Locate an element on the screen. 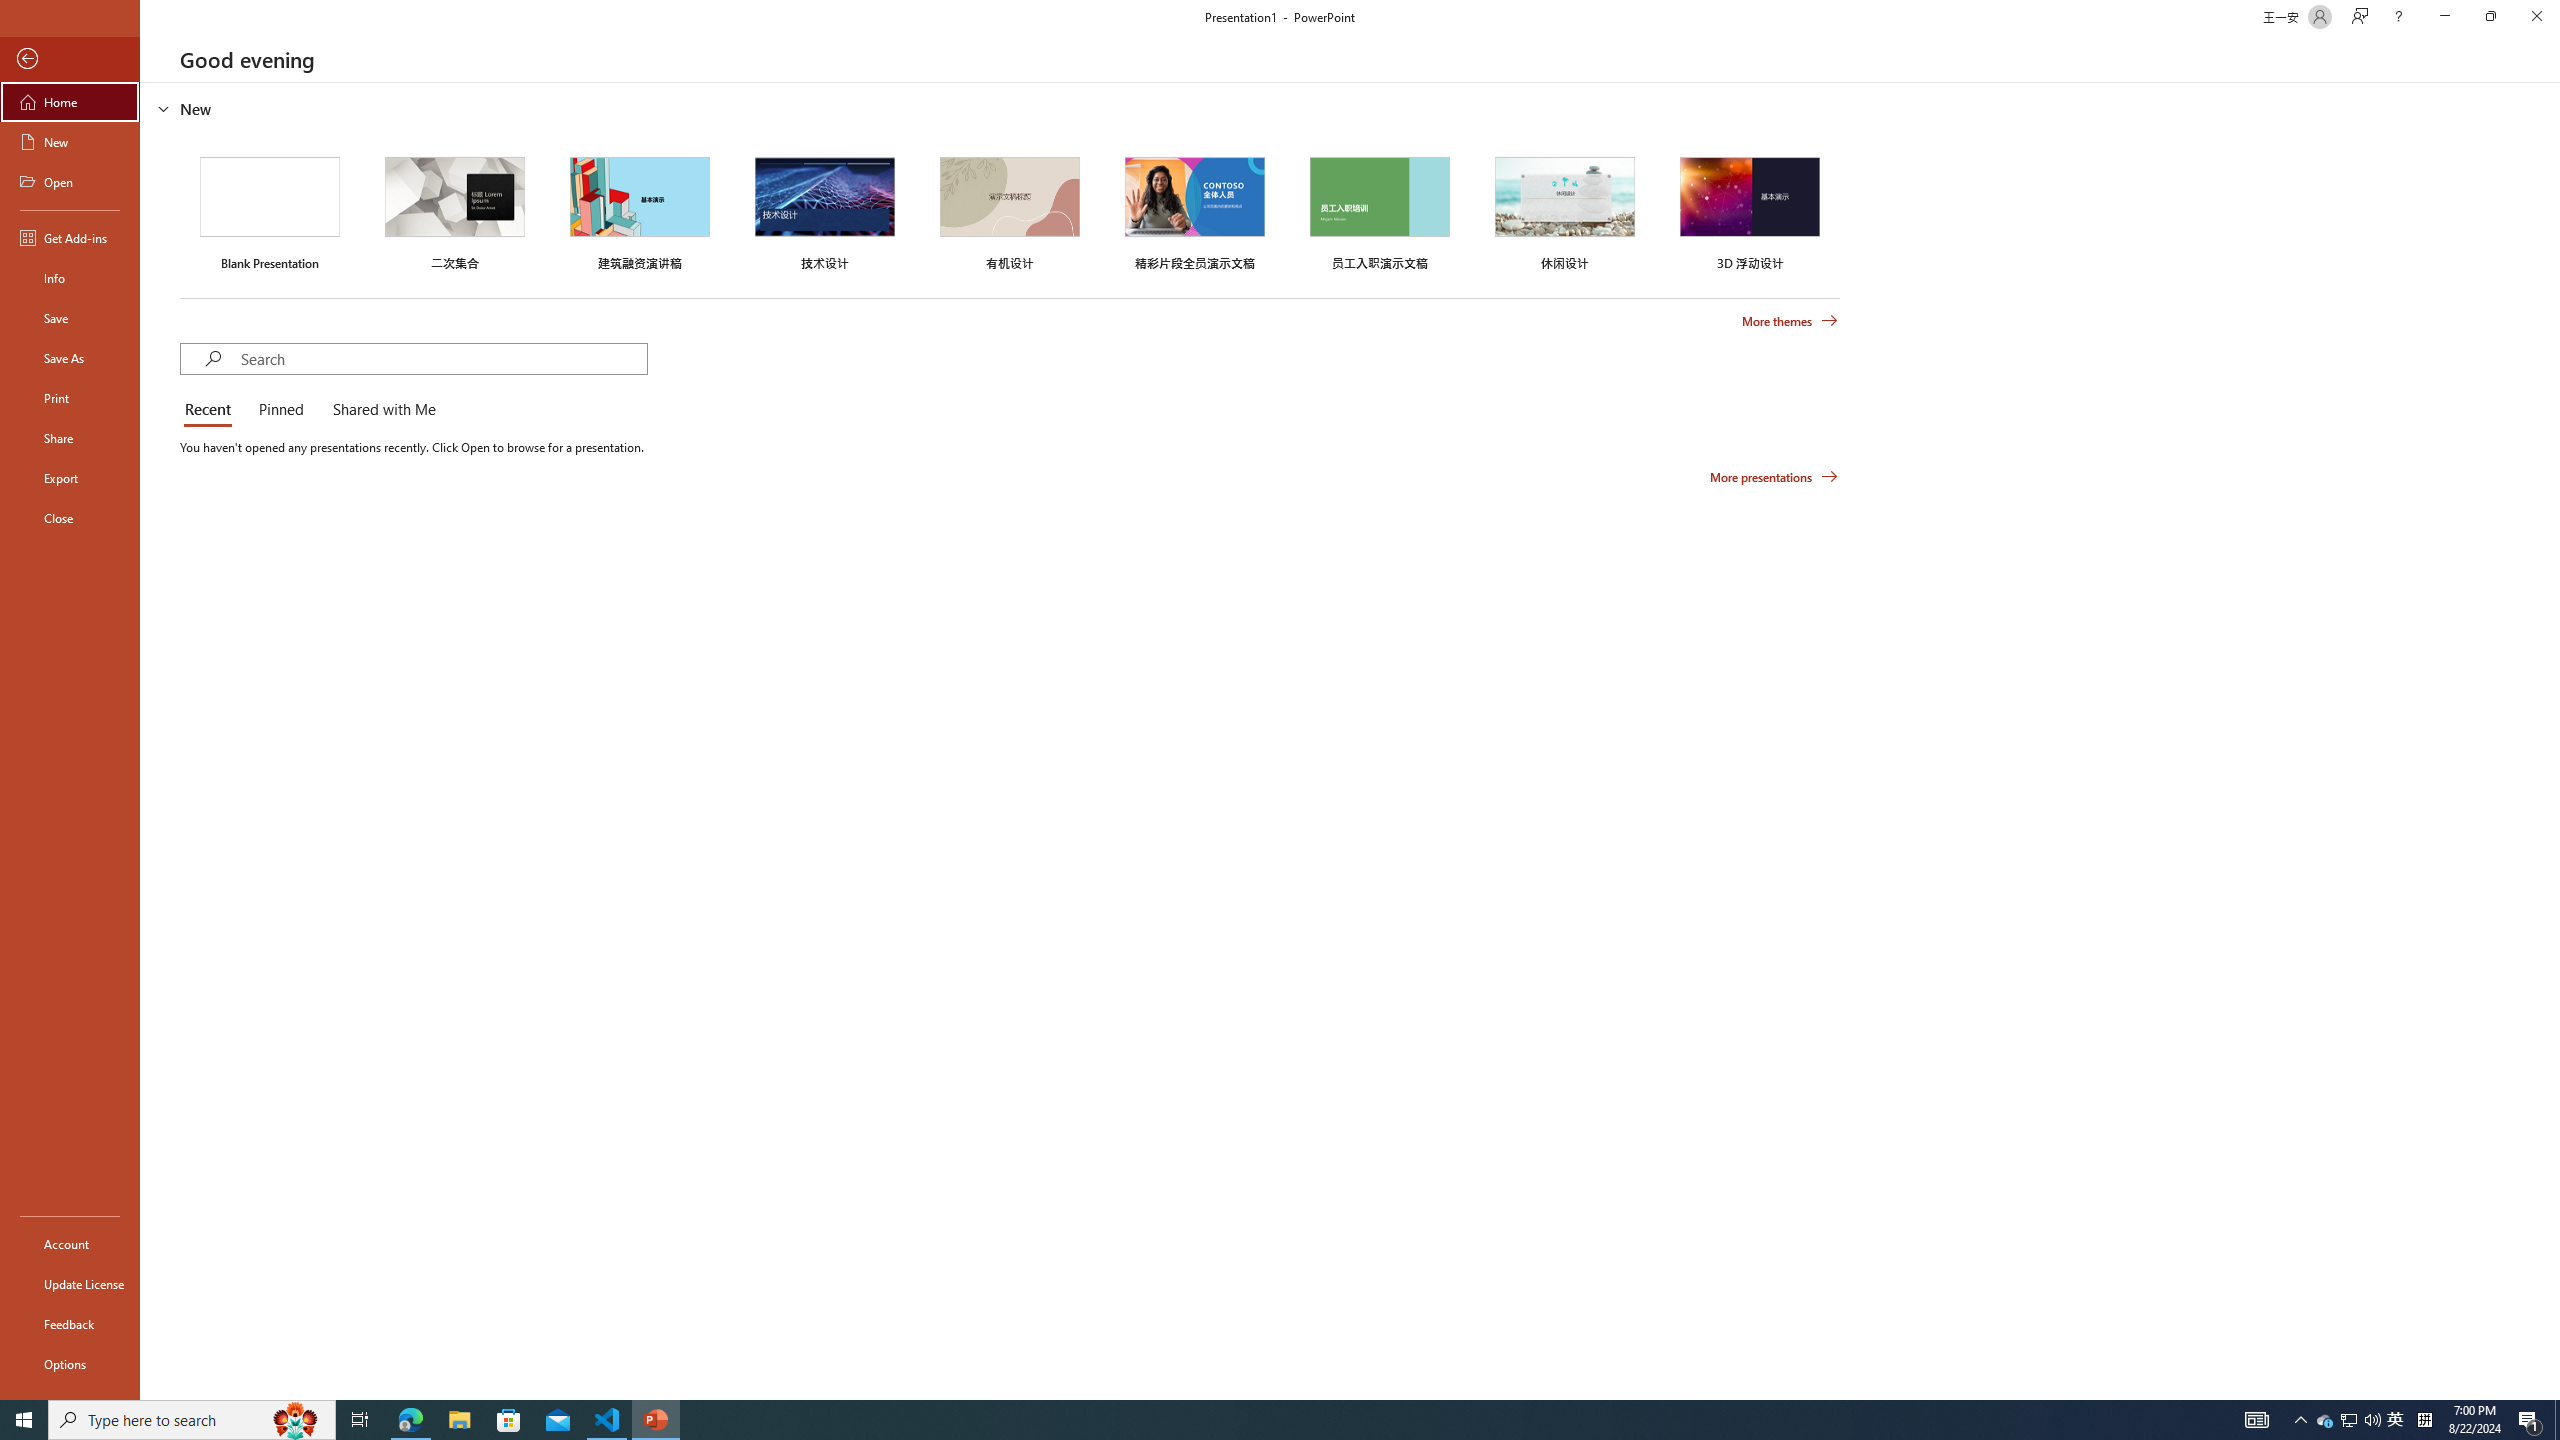  'Update License' is located at coordinates (69, 1283).